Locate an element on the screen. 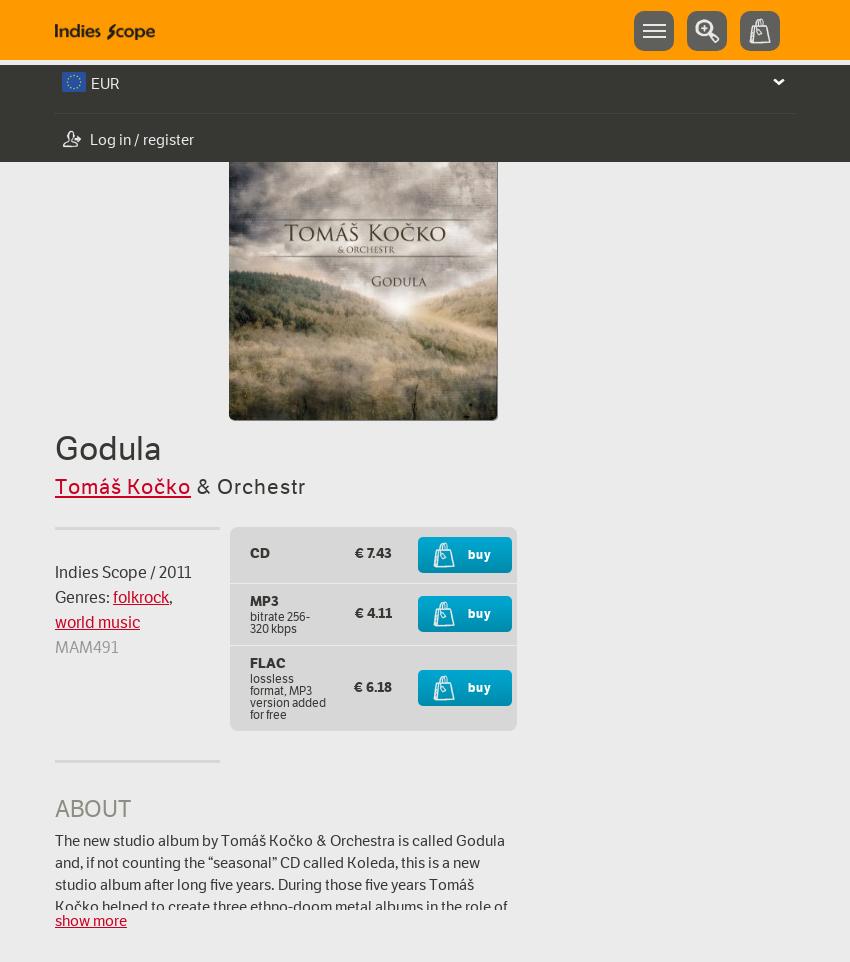  '& Orchestr' is located at coordinates (248, 484).